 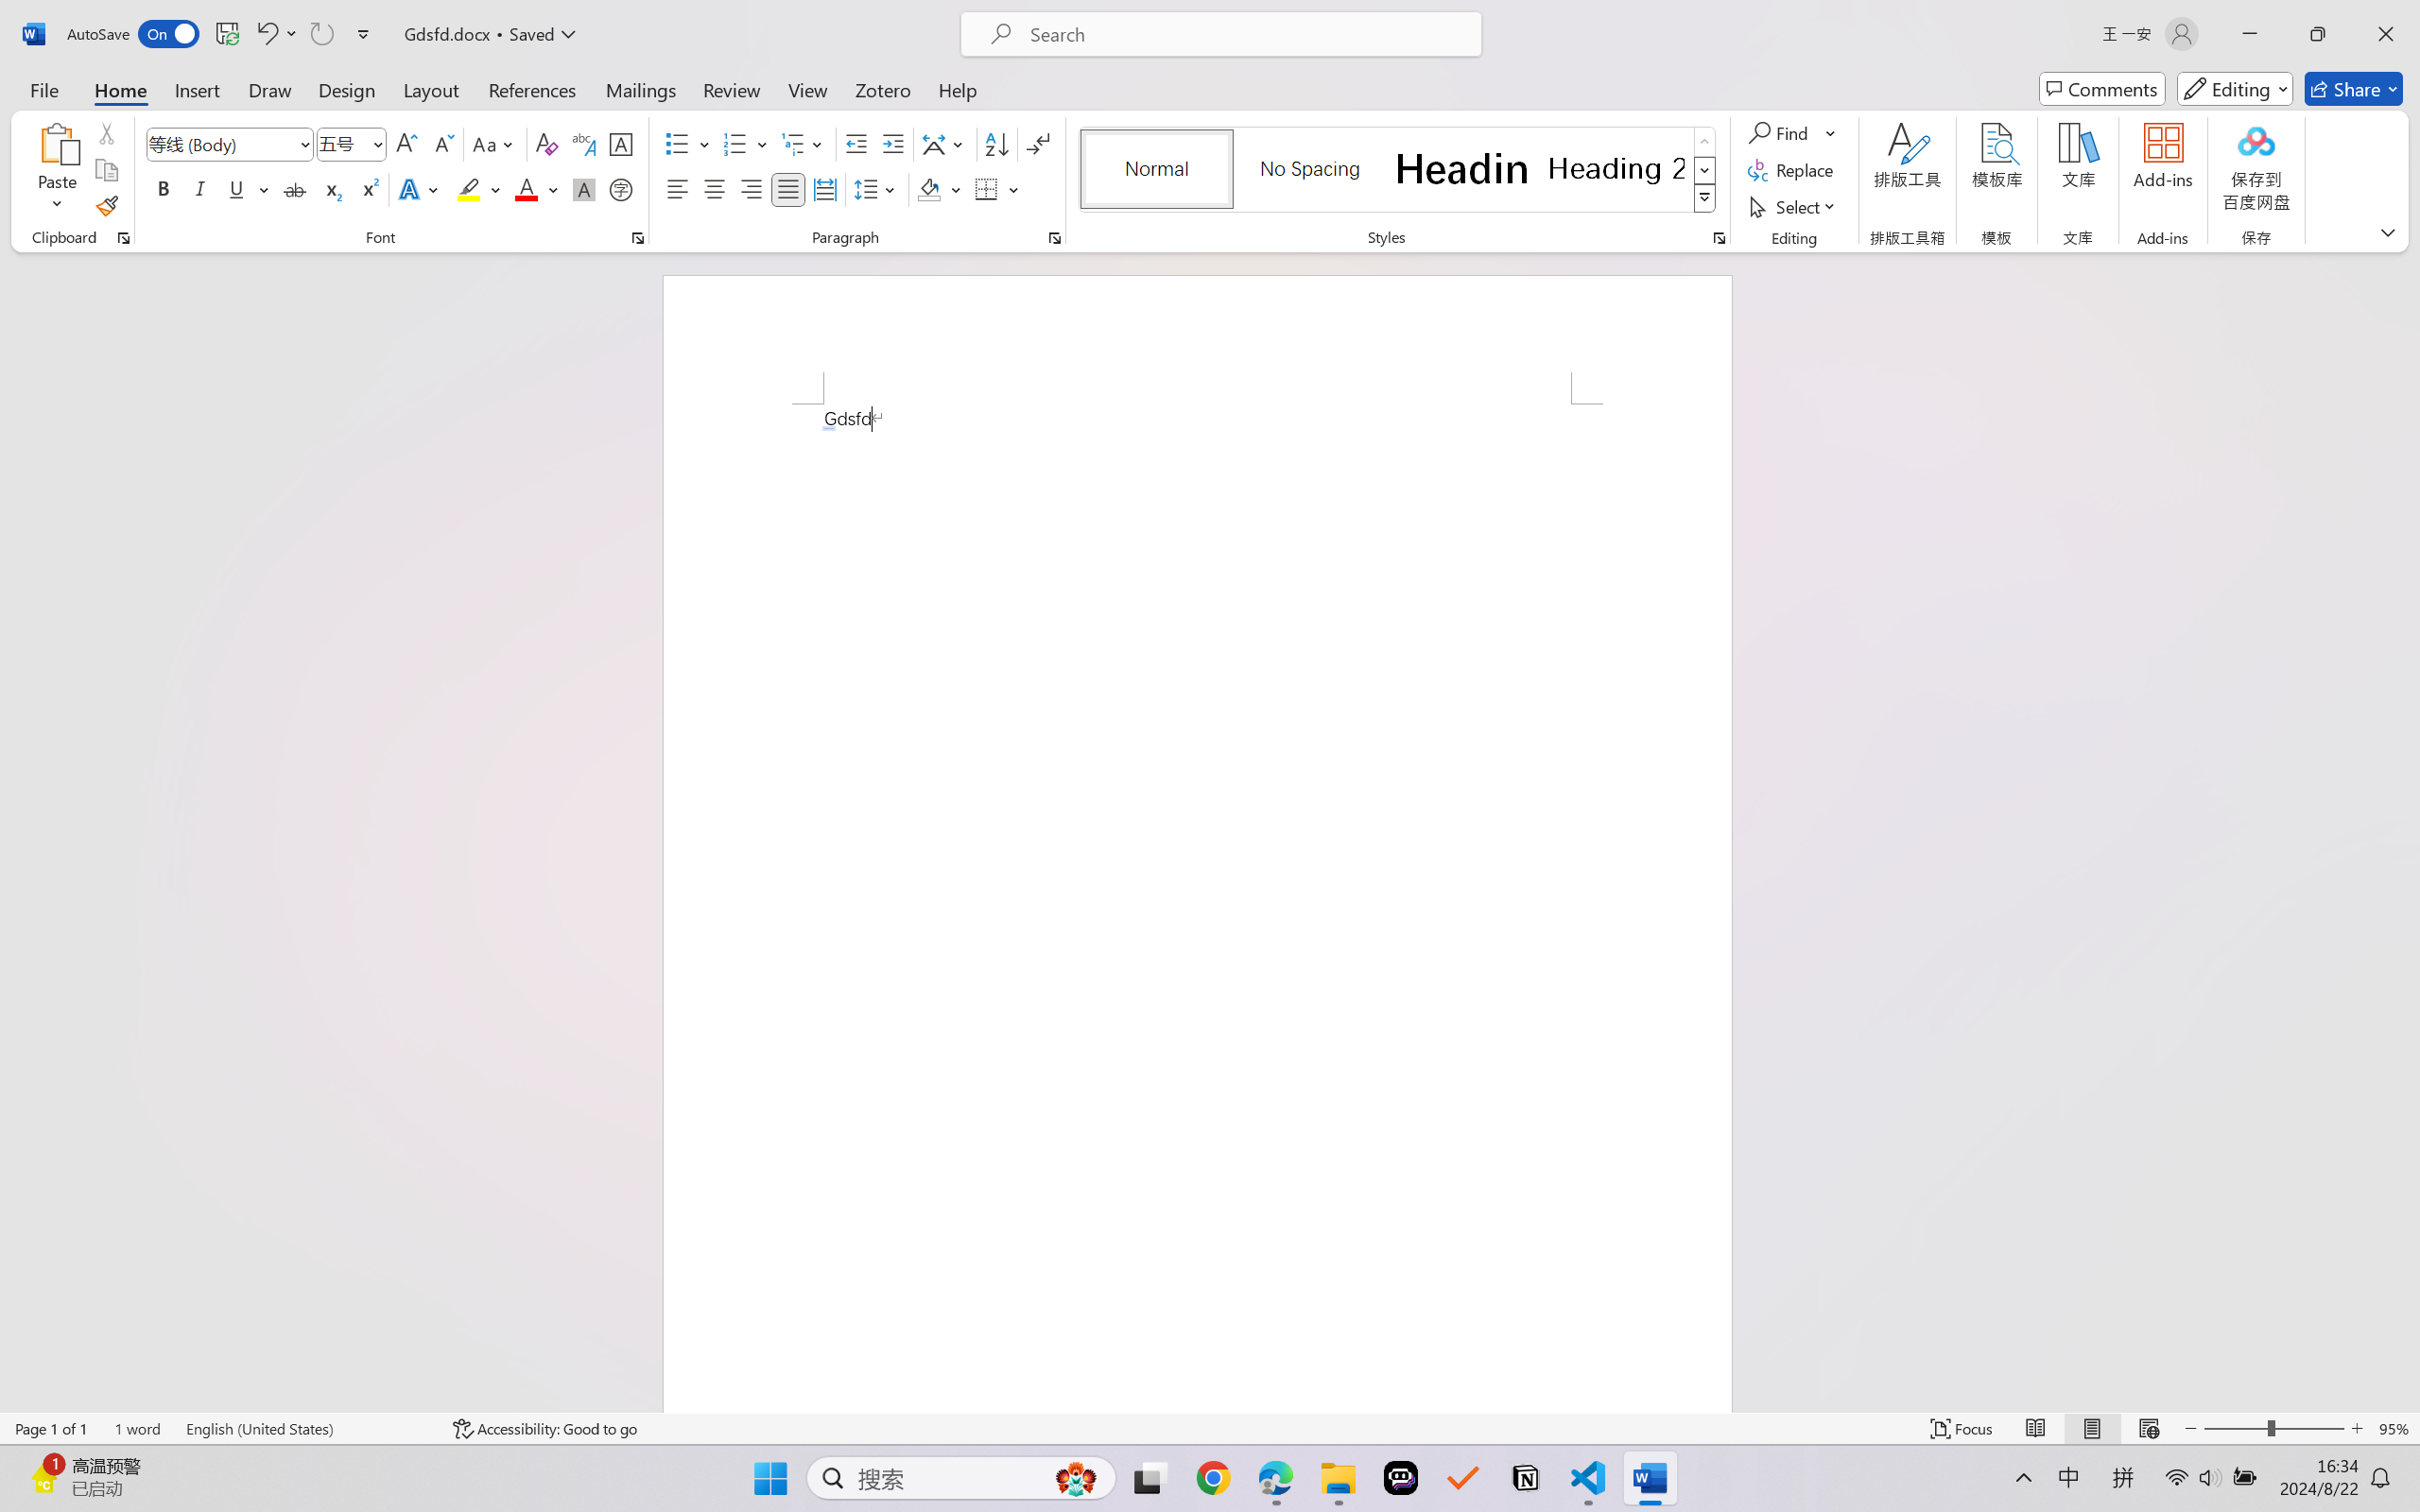 What do you see at coordinates (1616, 168) in the screenshot?
I see `'Heading 2'` at bounding box center [1616, 168].